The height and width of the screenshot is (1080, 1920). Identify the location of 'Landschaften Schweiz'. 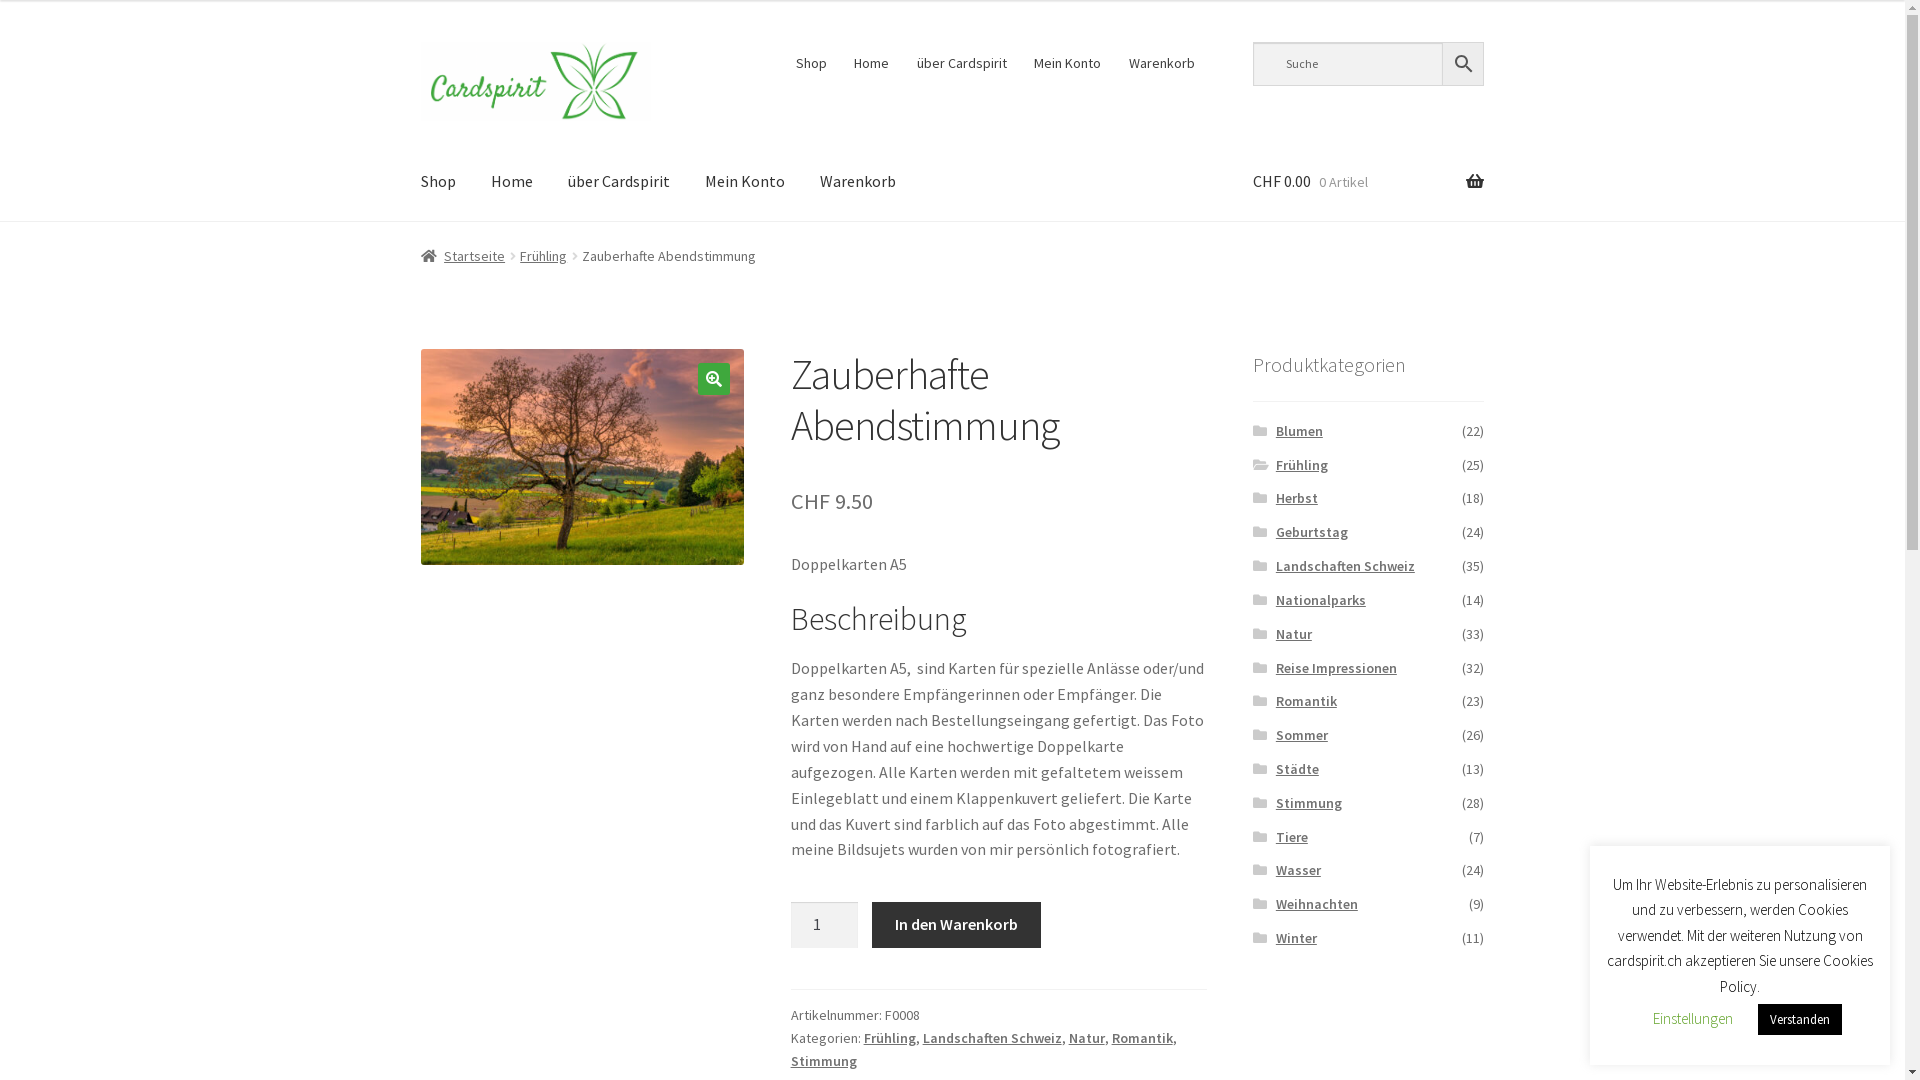
(992, 1036).